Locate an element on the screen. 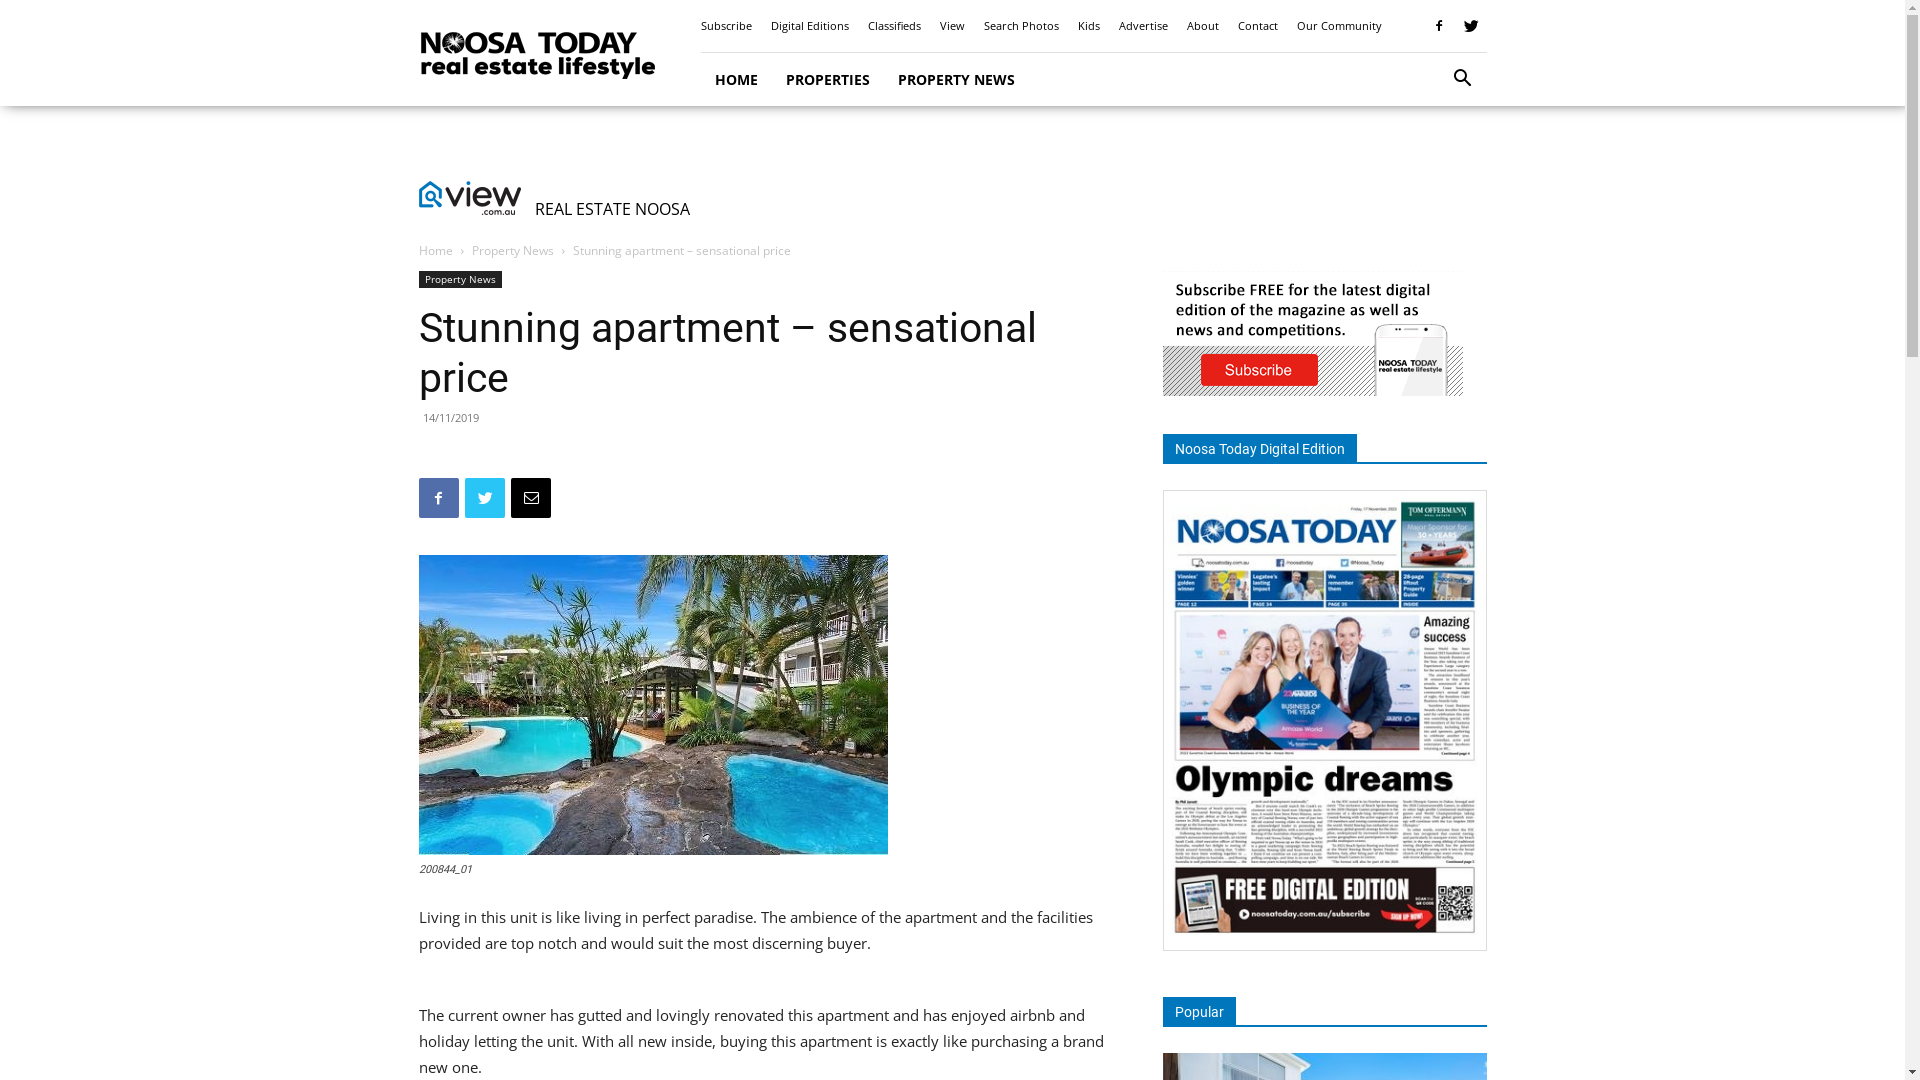 The height and width of the screenshot is (1080, 1920). 'Our Community' is located at coordinates (1338, 25).